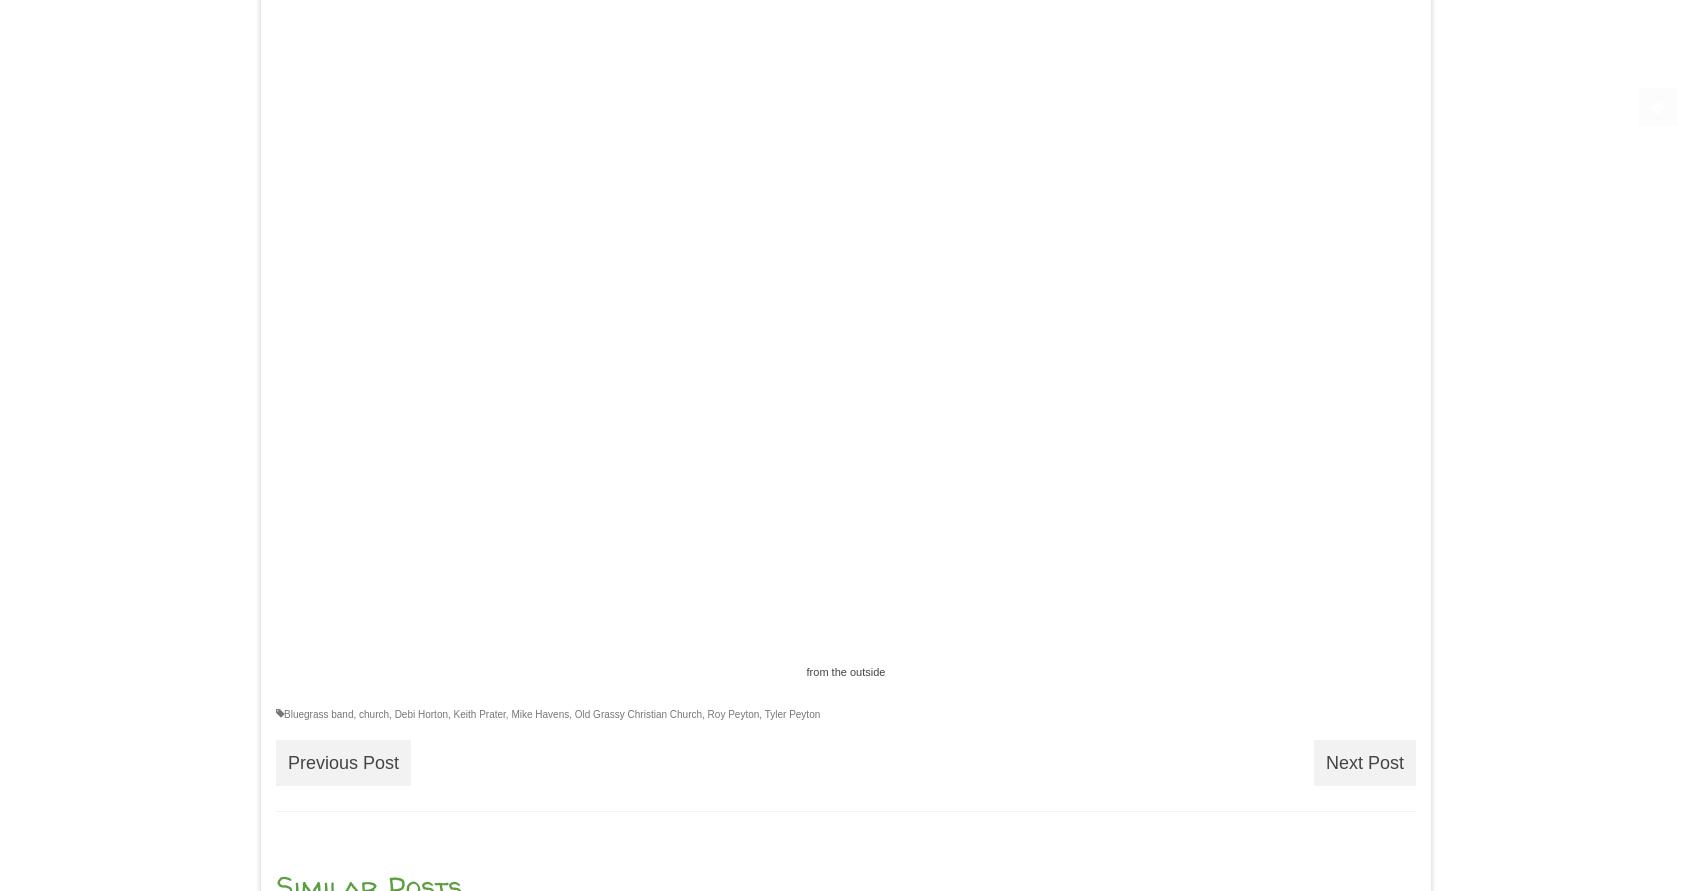 The width and height of the screenshot is (1692, 891). I want to click on 'Bluegrass band', so click(317, 713).